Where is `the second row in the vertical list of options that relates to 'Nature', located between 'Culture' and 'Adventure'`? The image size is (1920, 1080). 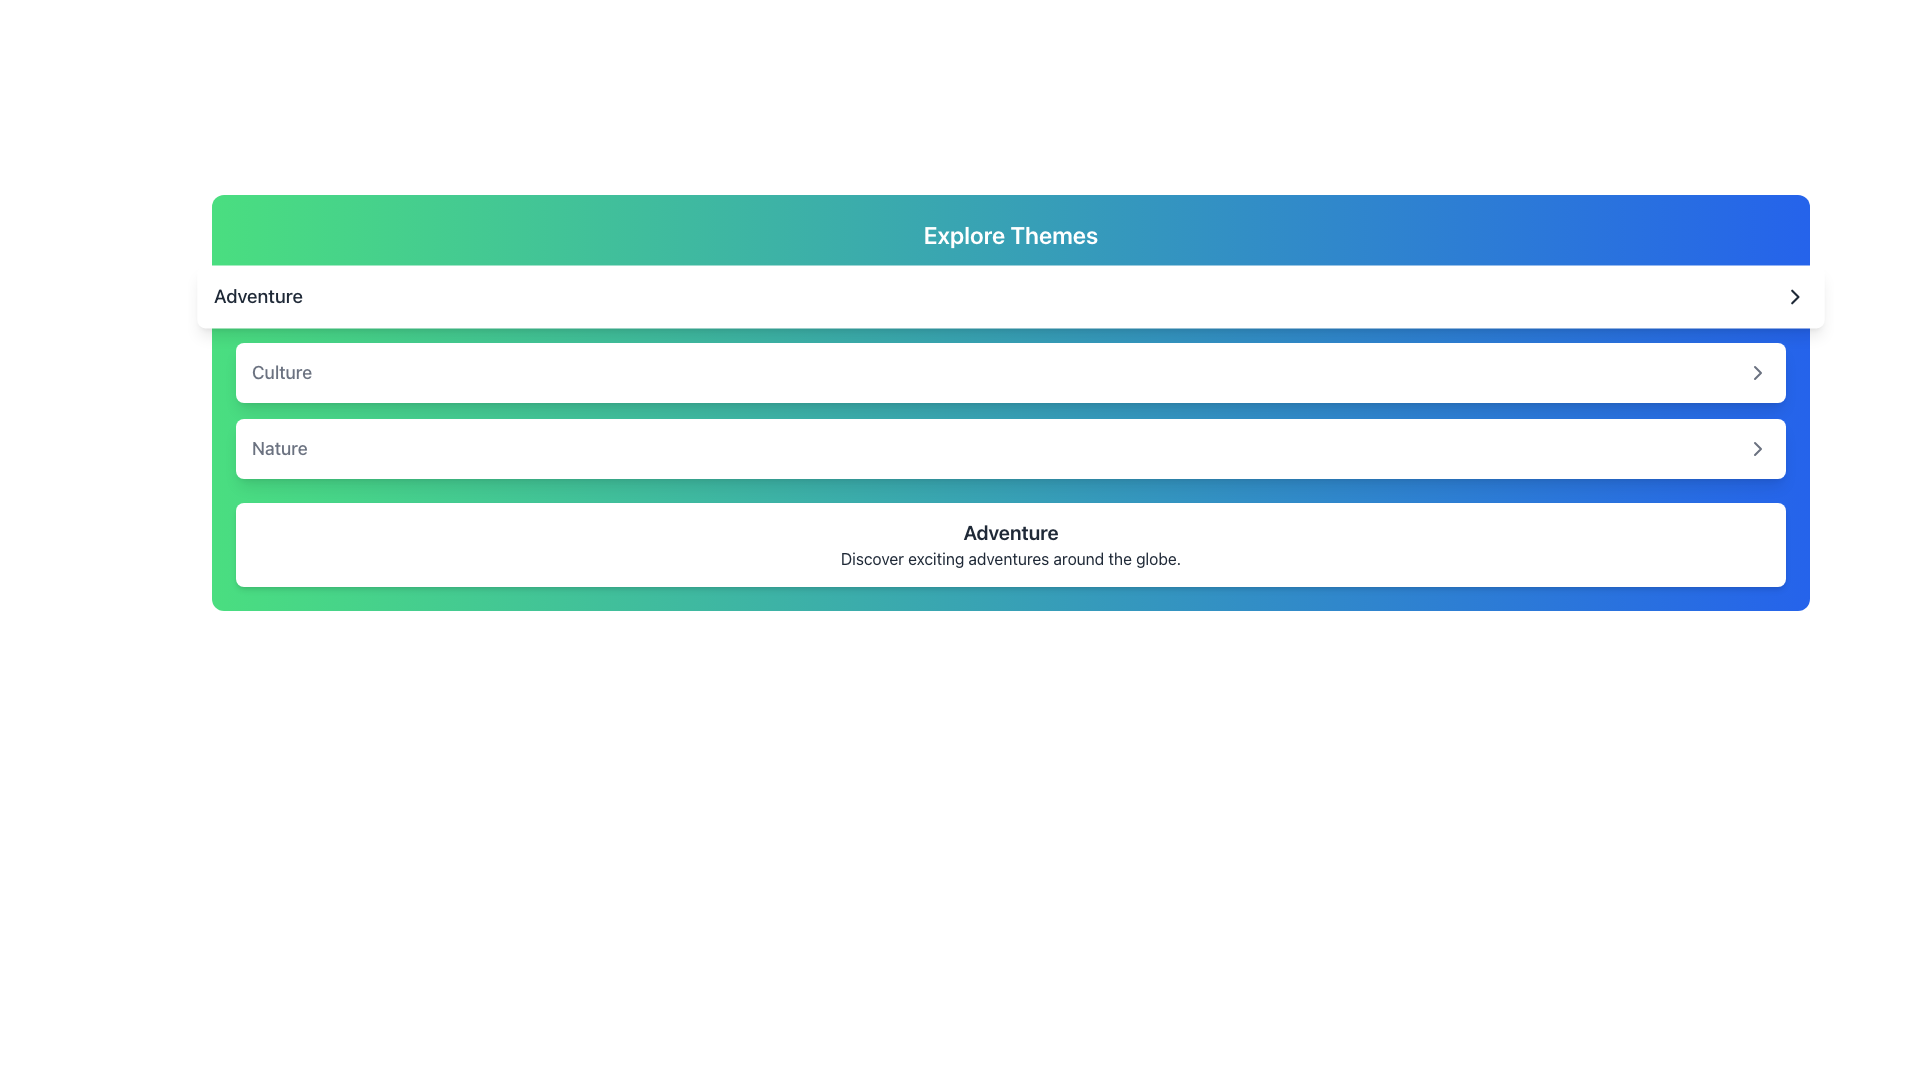
the second row in the vertical list of options that relates to 'Nature', located between 'Culture' and 'Adventure' is located at coordinates (1011, 447).